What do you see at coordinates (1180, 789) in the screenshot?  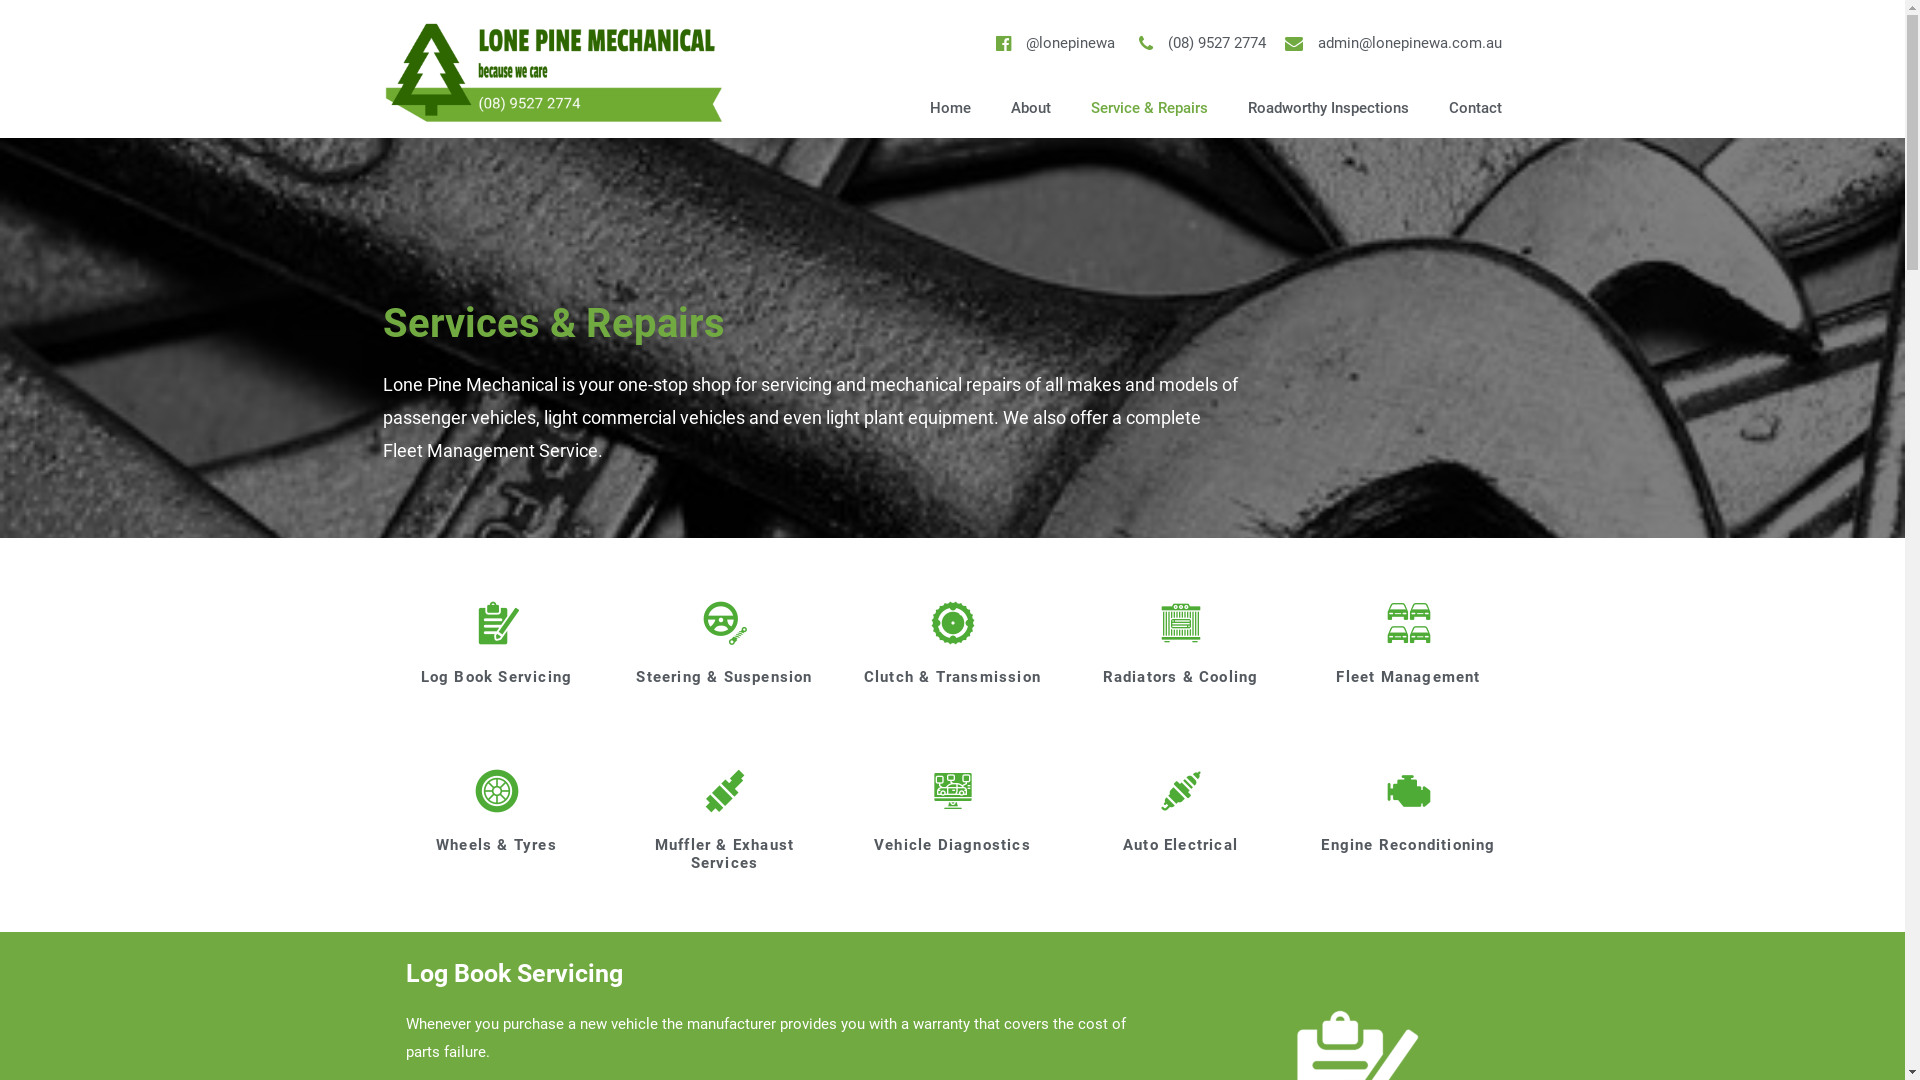 I see `'auto electrical'` at bounding box center [1180, 789].